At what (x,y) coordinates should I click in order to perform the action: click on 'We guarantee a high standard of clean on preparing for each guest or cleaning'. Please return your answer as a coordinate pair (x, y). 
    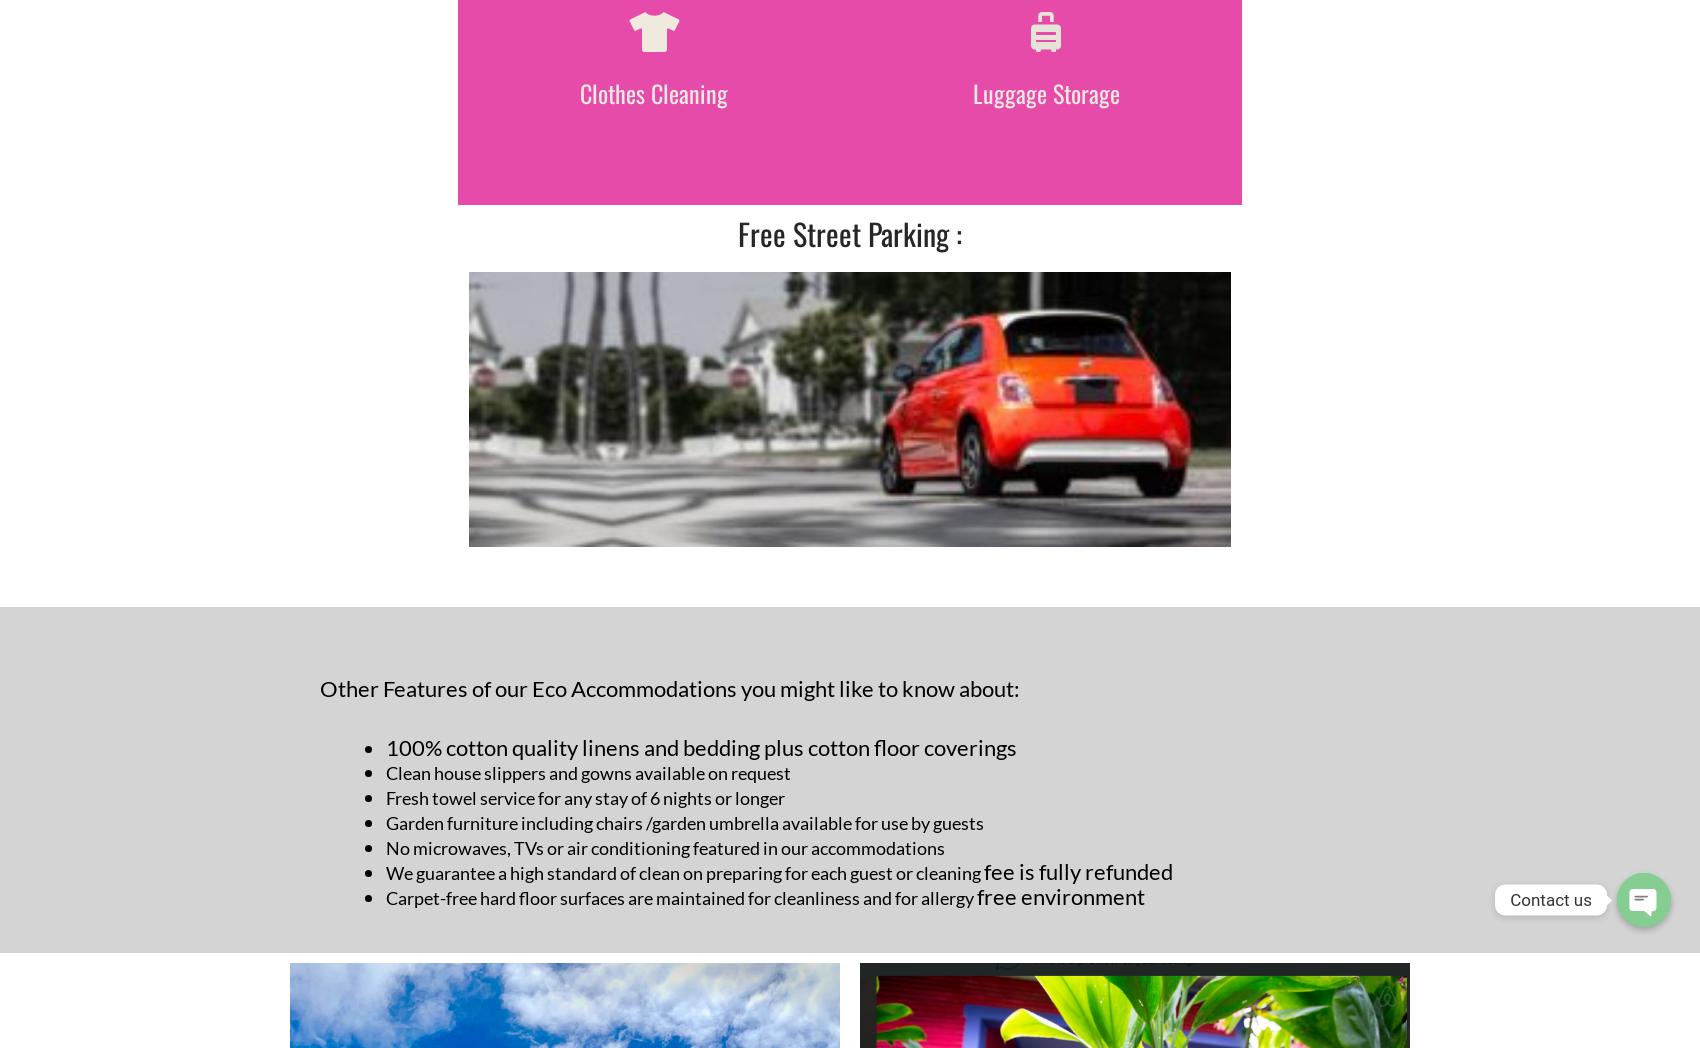
    Looking at the image, I should click on (684, 872).